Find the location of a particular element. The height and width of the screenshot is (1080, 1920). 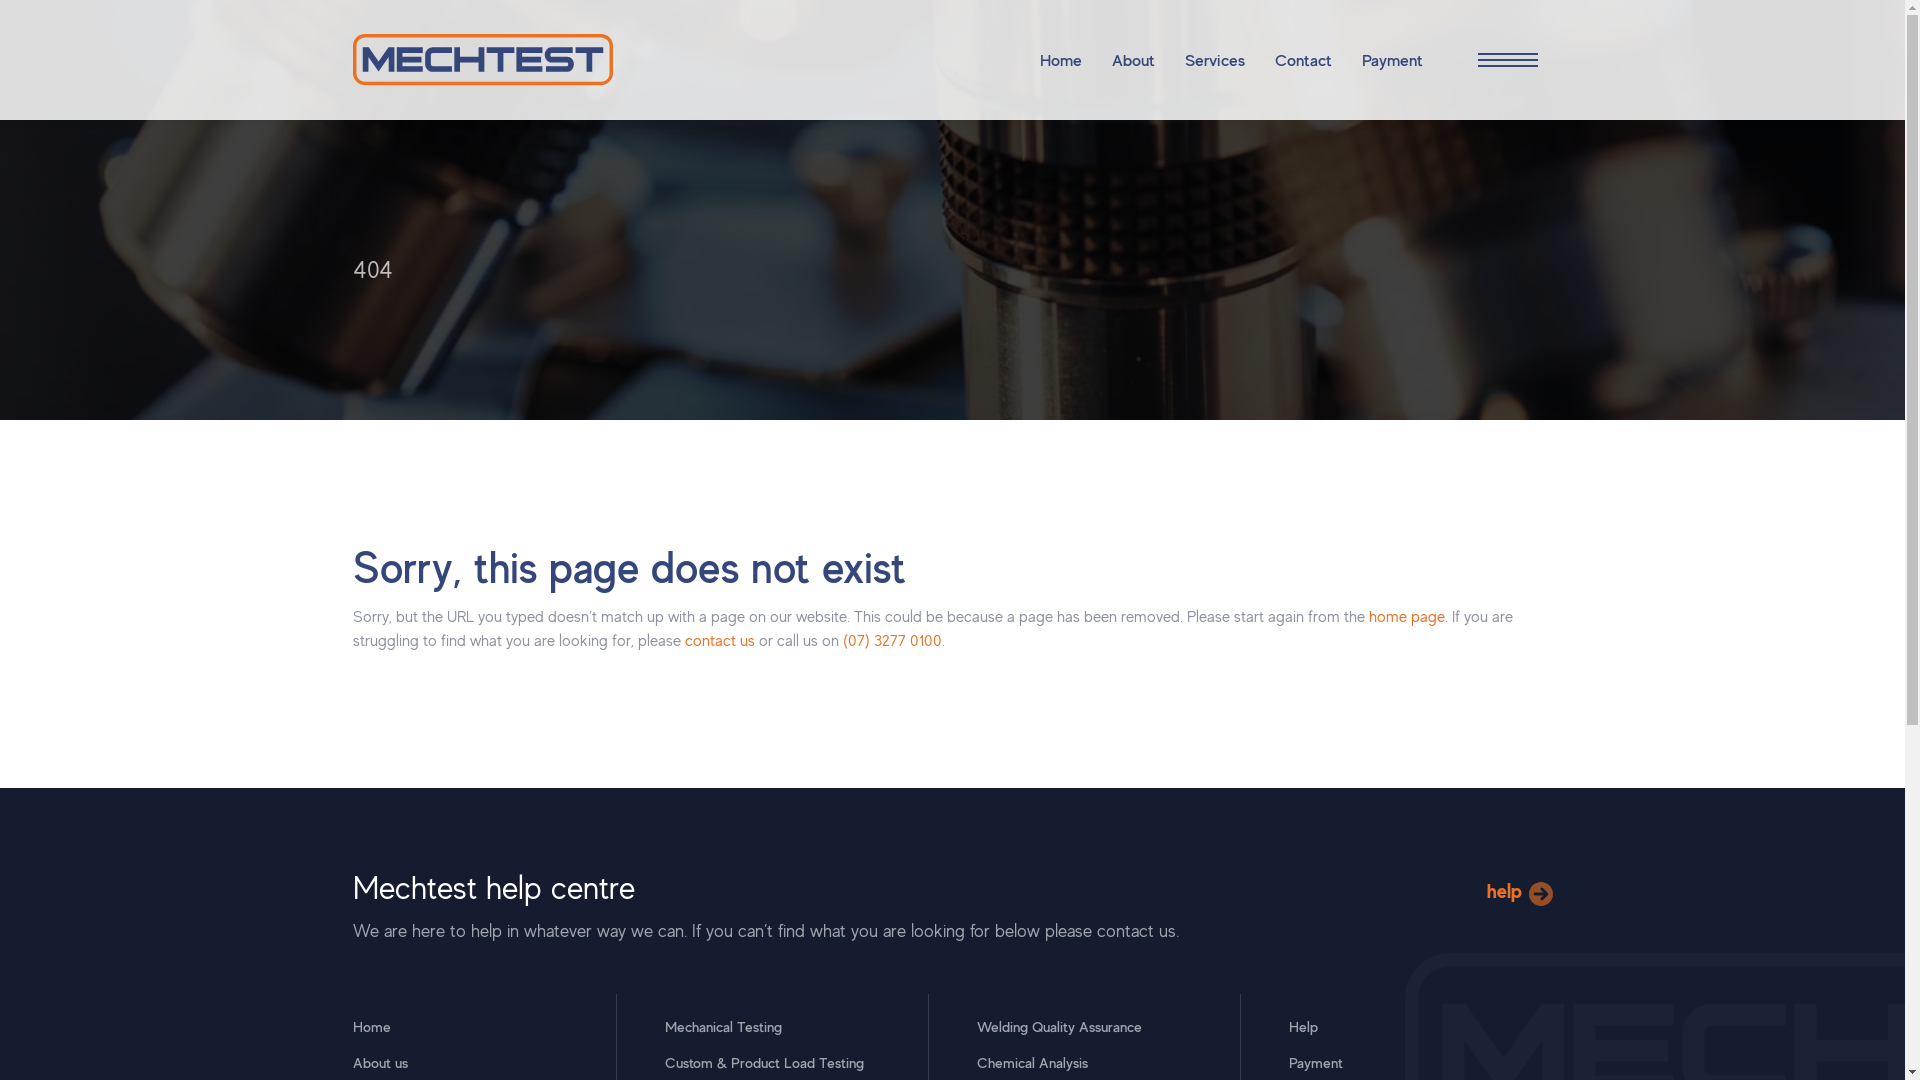

'Home' is located at coordinates (370, 1026).